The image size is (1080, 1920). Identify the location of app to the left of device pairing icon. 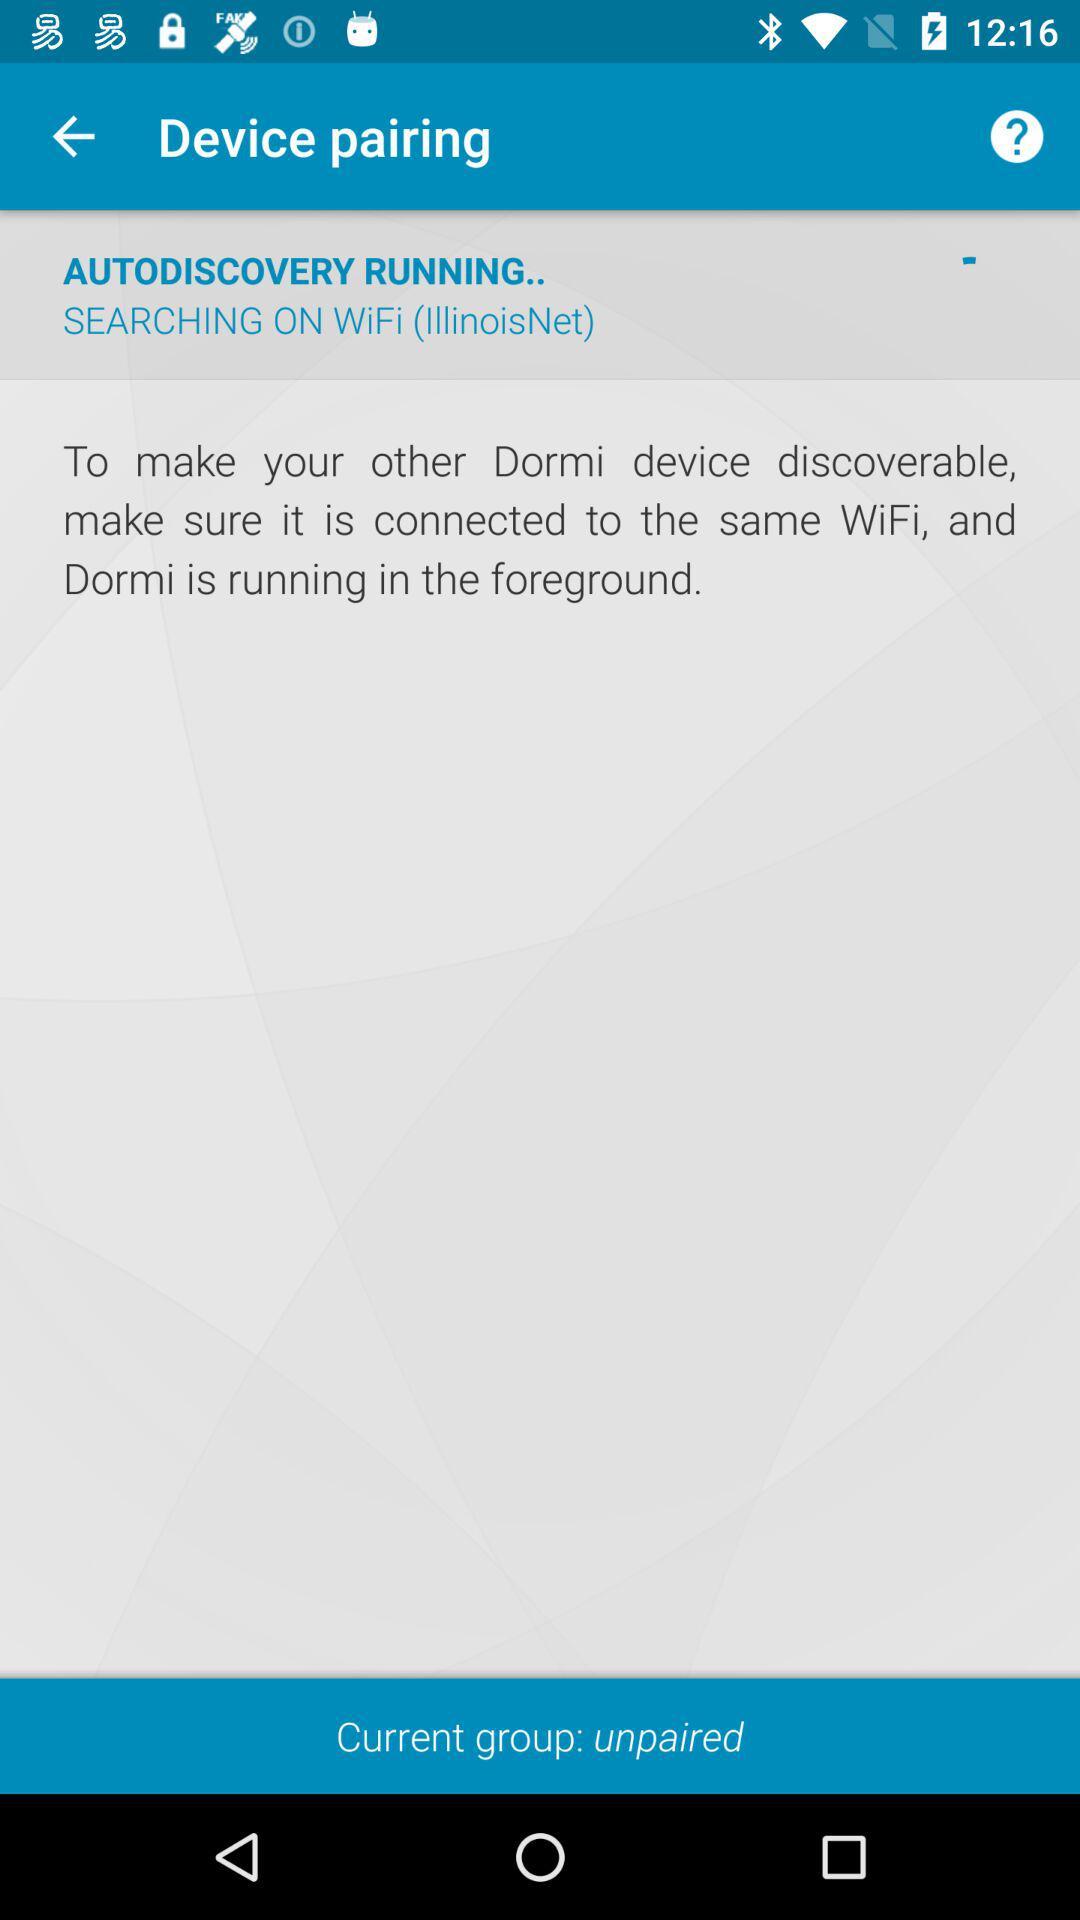
(72, 135).